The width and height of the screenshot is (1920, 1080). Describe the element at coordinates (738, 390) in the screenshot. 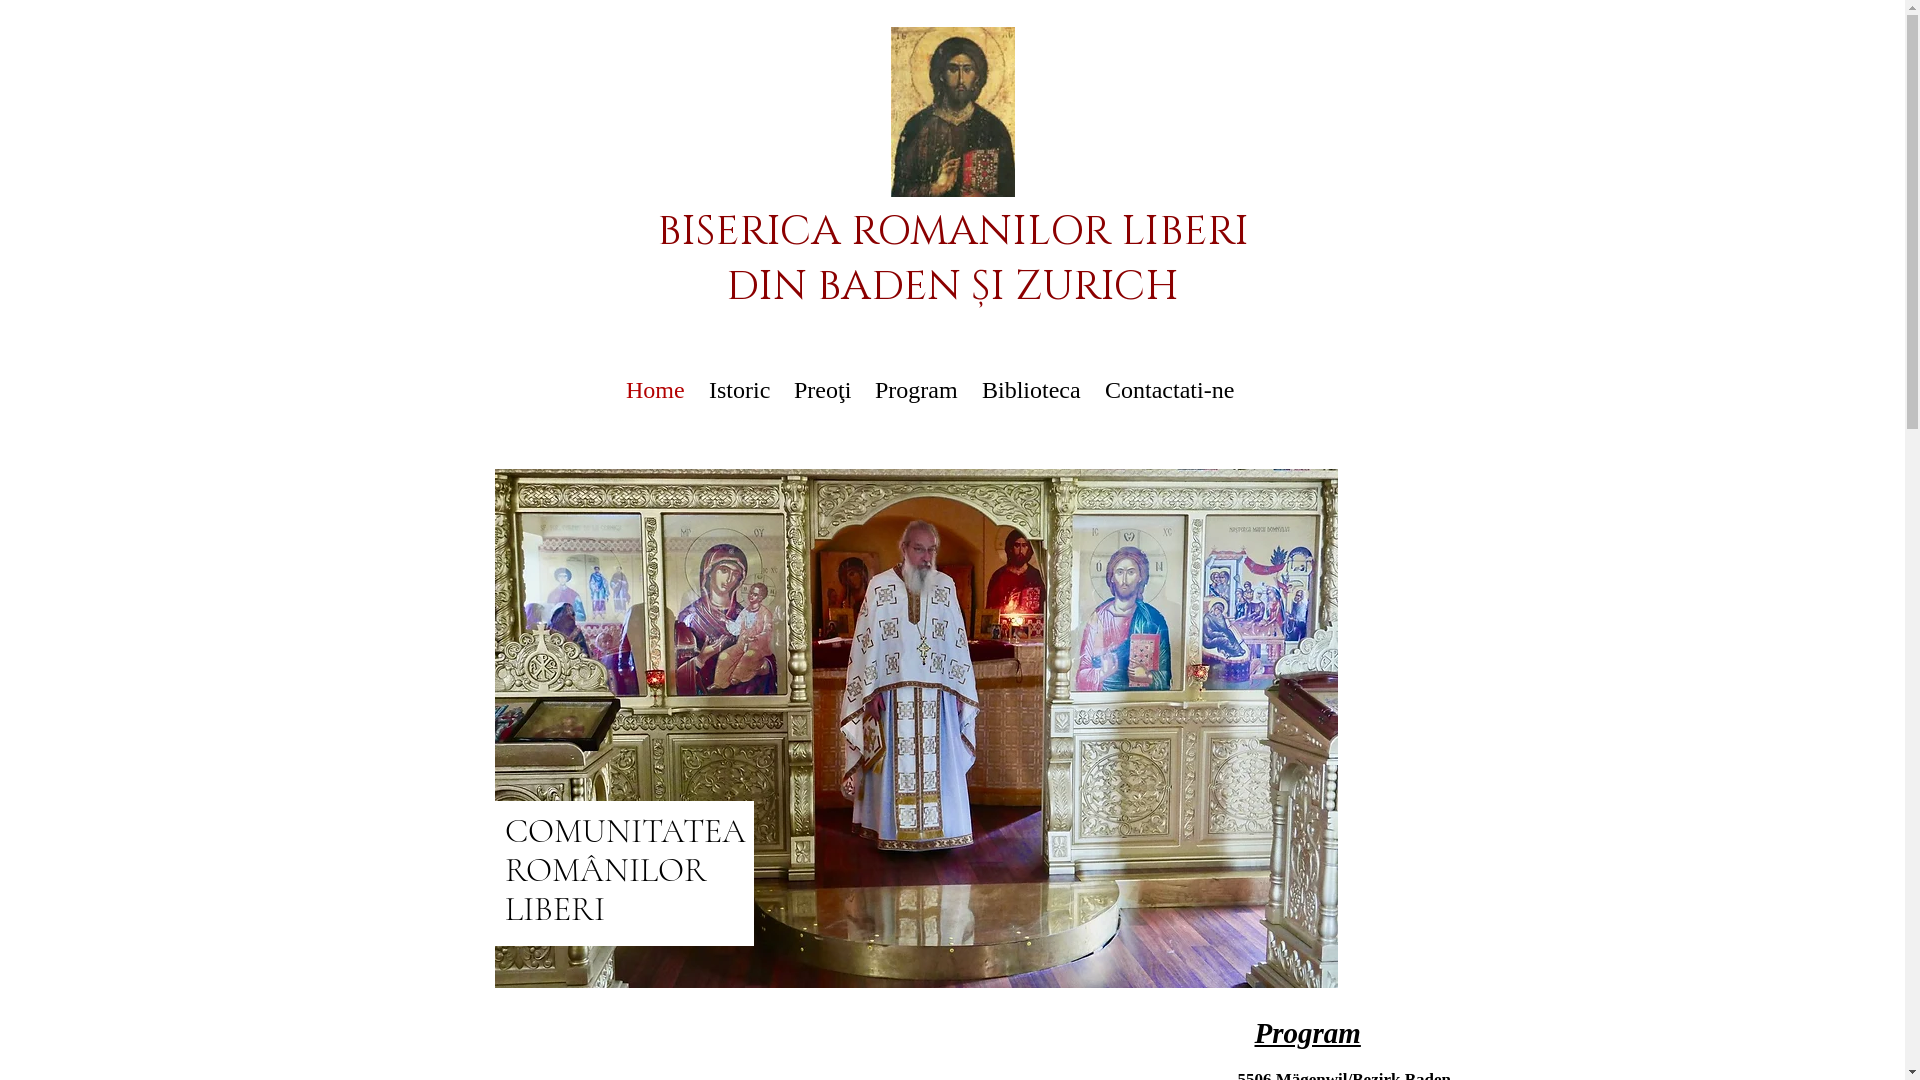

I see `'Istoric'` at that location.